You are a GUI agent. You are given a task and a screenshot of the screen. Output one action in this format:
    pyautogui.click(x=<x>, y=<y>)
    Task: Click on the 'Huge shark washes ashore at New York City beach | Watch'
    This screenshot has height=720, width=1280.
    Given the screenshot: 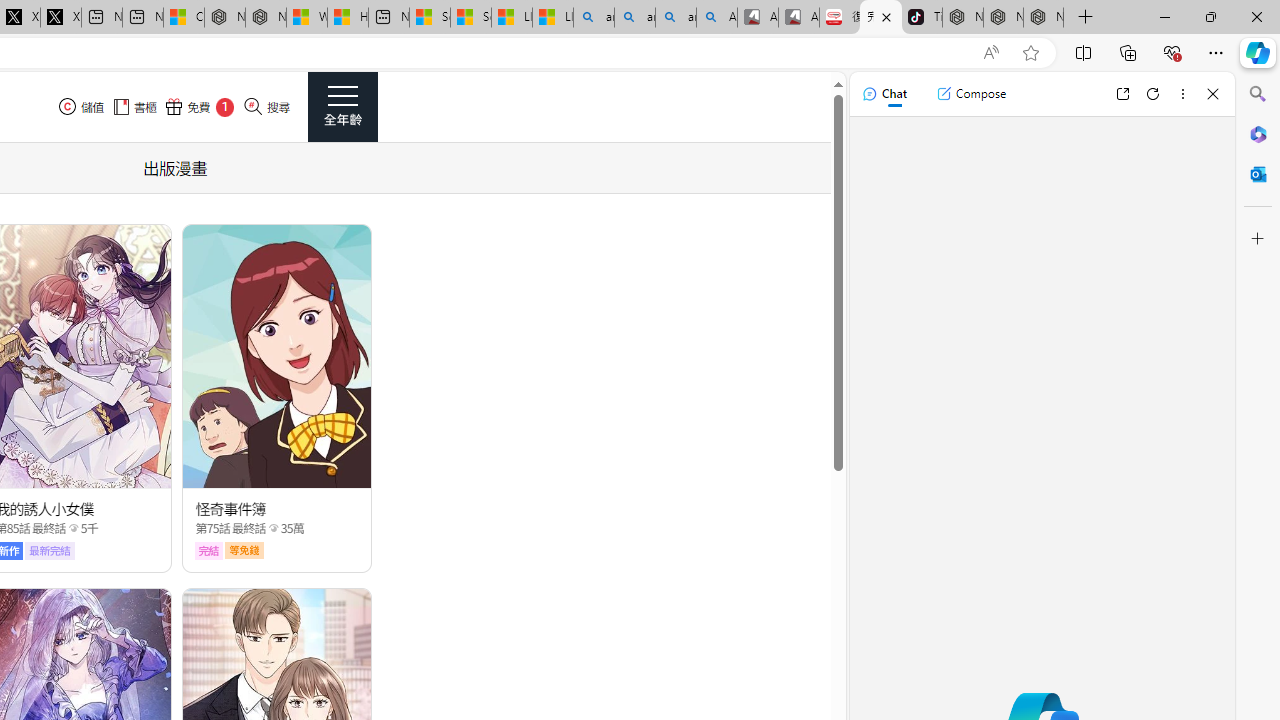 What is the action you would take?
    pyautogui.click(x=348, y=17)
    